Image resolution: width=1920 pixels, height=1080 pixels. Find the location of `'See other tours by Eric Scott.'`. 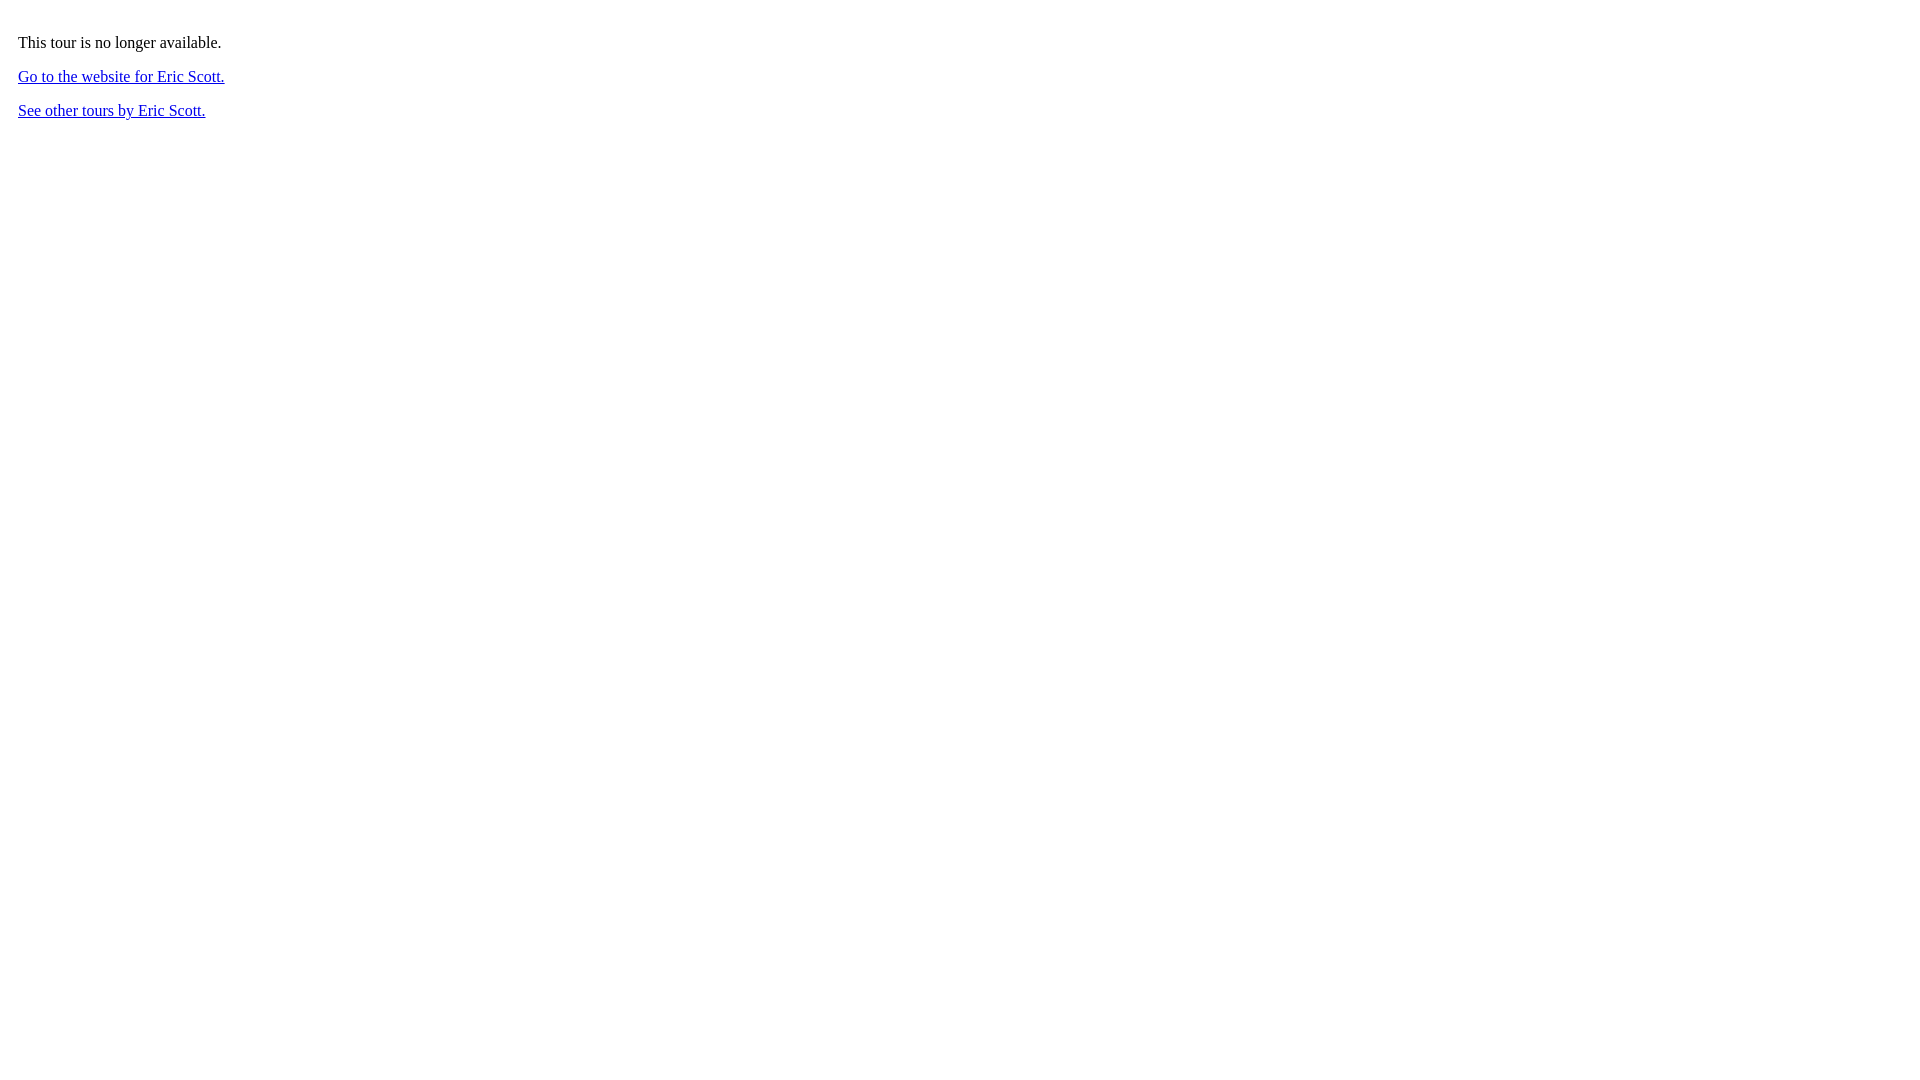

'See other tours by Eric Scott.' is located at coordinates (110, 110).